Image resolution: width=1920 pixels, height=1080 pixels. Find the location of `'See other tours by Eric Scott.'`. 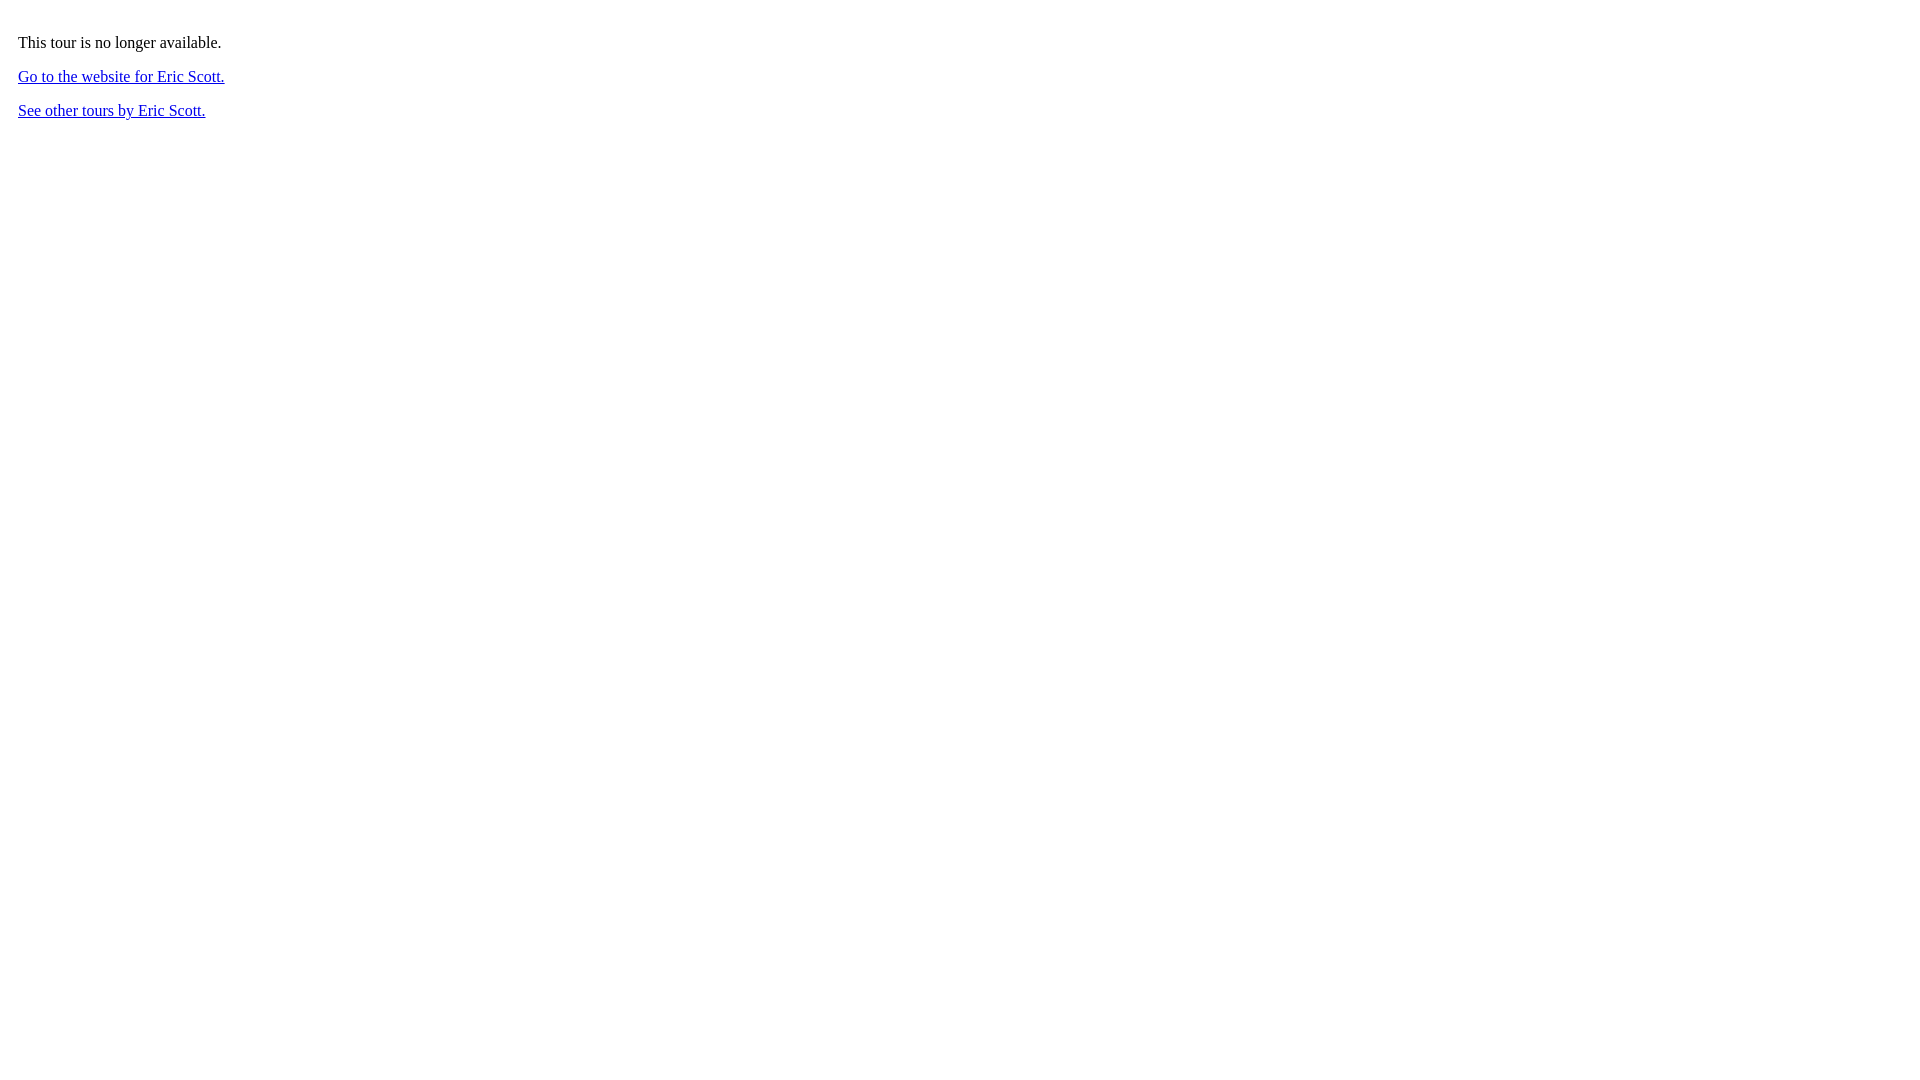

'See other tours by Eric Scott.' is located at coordinates (110, 110).